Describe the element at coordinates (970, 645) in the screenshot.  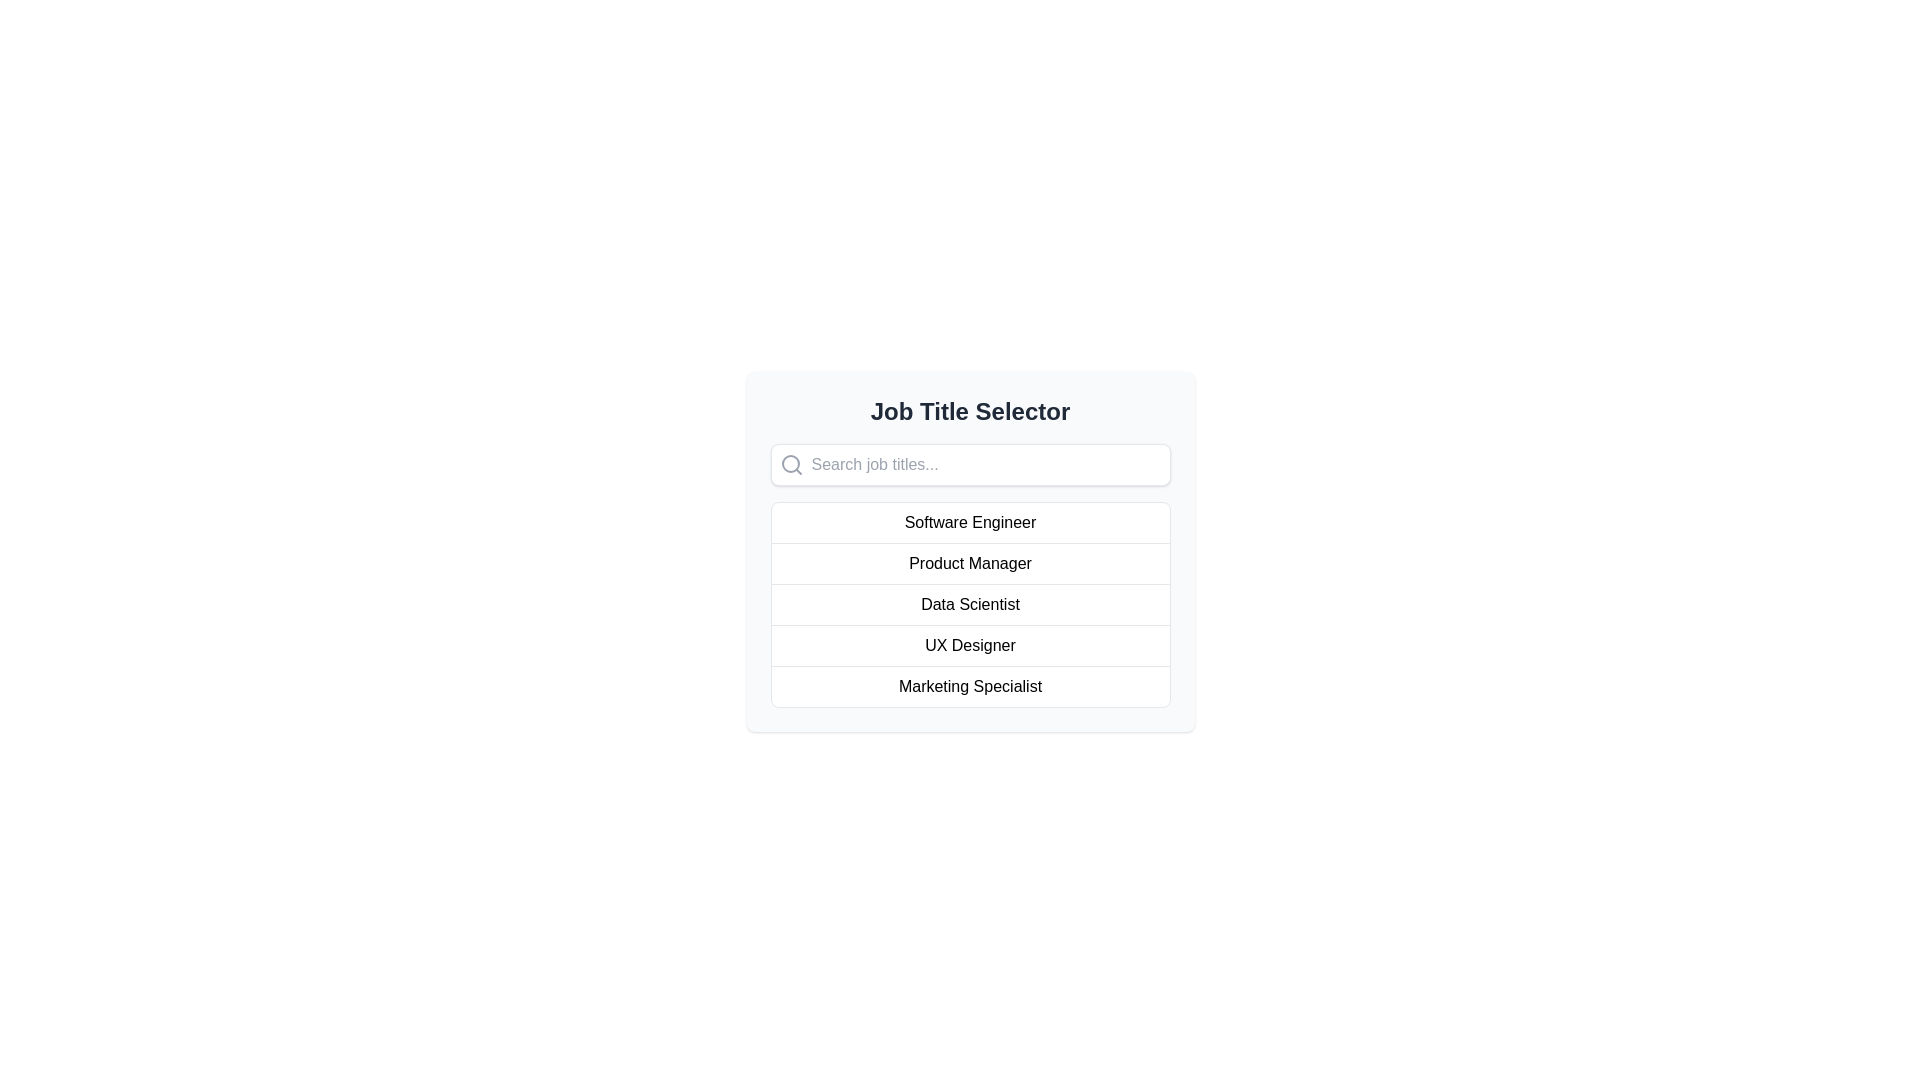
I see `the list item displaying the text 'UX Designer' in the Job Title Selector` at that location.